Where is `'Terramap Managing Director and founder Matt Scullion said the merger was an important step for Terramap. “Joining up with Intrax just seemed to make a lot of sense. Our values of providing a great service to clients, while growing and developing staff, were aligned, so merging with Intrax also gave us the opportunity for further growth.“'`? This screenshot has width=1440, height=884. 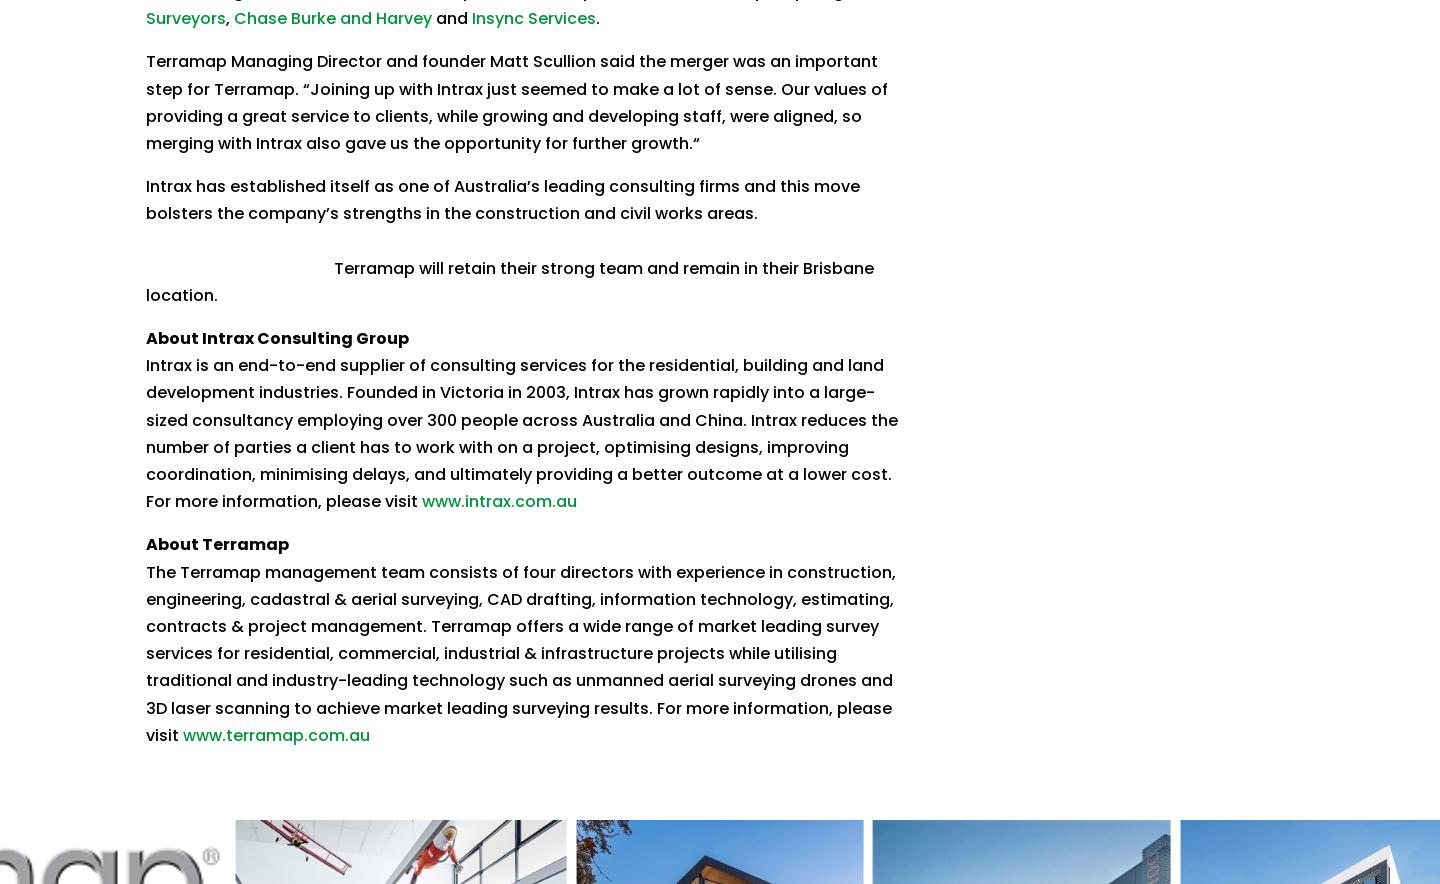
'Terramap Managing Director and founder Matt Scullion said the merger was an important step for Terramap. “Joining up with Intrax just seemed to make a lot of sense. Our values of providing a great service to clients, while growing and developing staff, were aligned, so merging with Intrax also gave us the opportunity for further growth.“' is located at coordinates (514, 102).